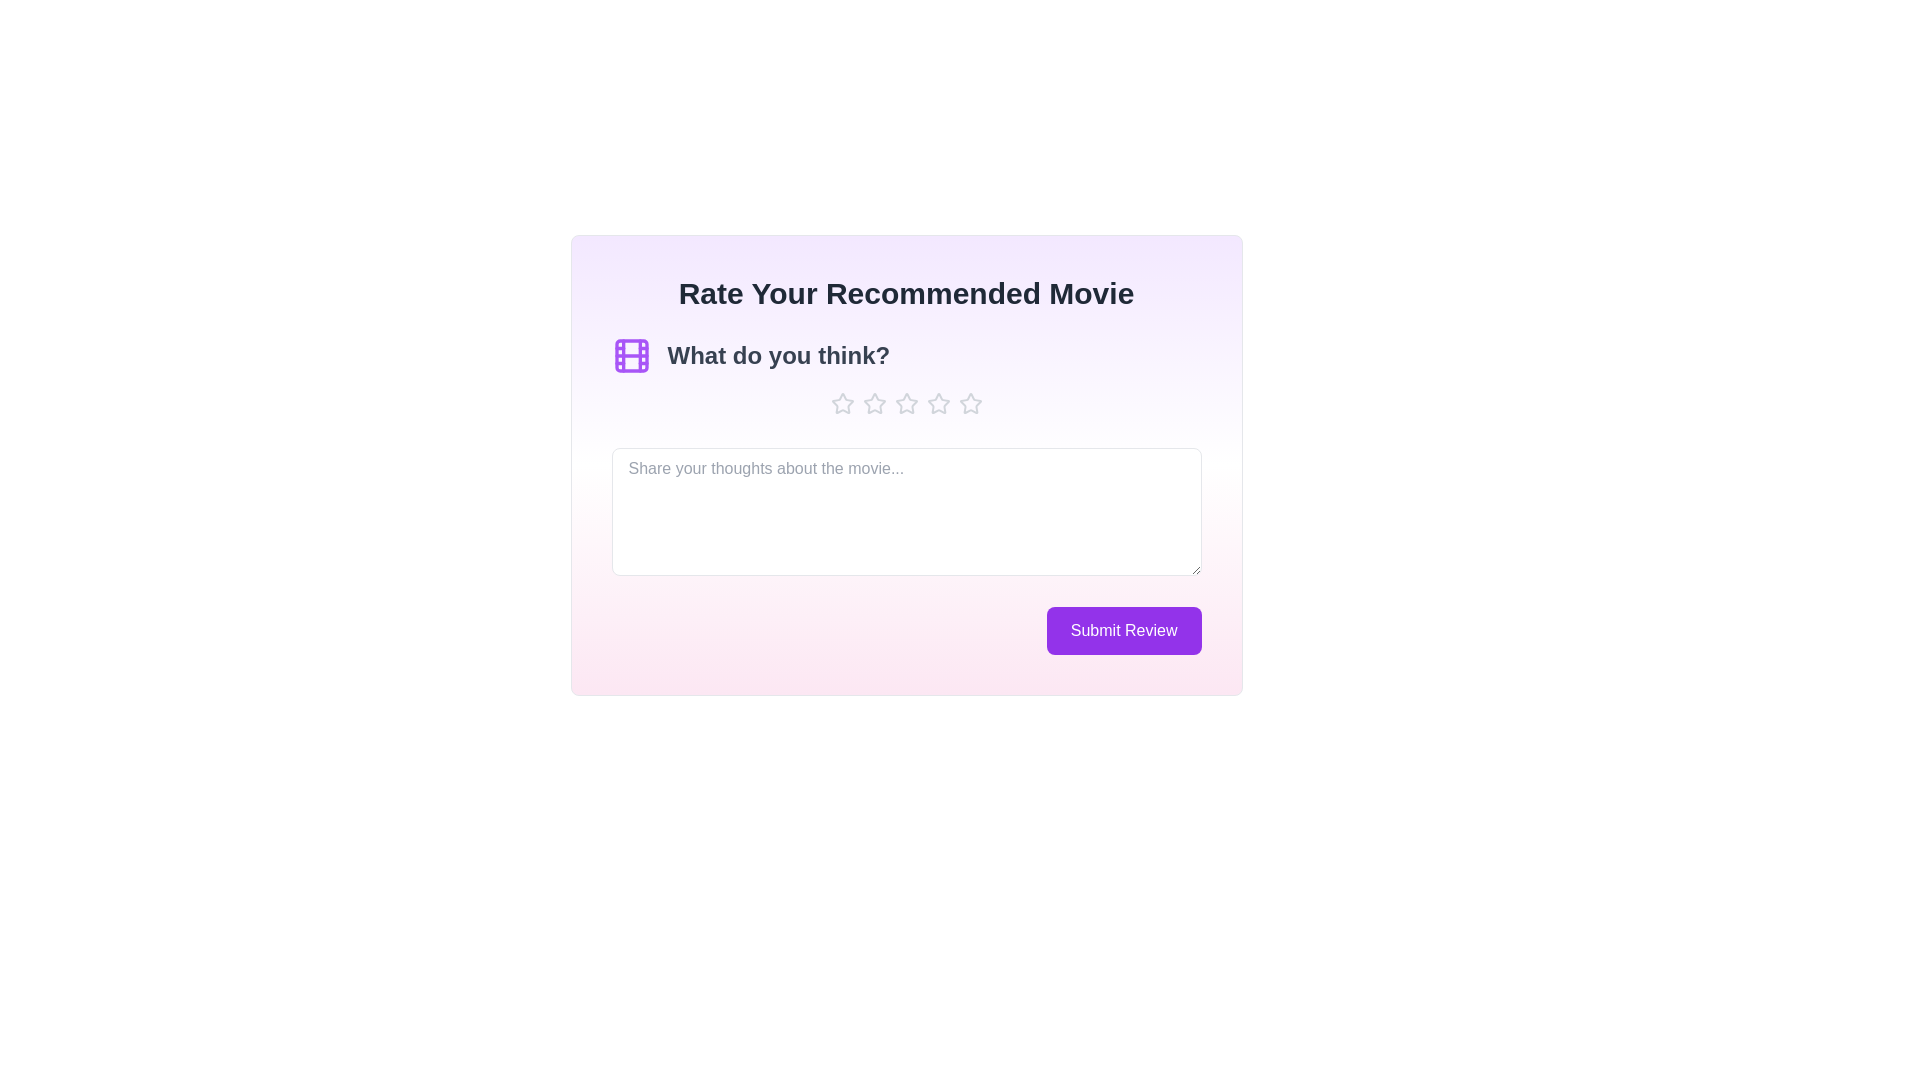 This screenshot has height=1080, width=1920. Describe the element at coordinates (874, 404) in the screenshot. I see `the star icon to set the rating to 2` at that location.